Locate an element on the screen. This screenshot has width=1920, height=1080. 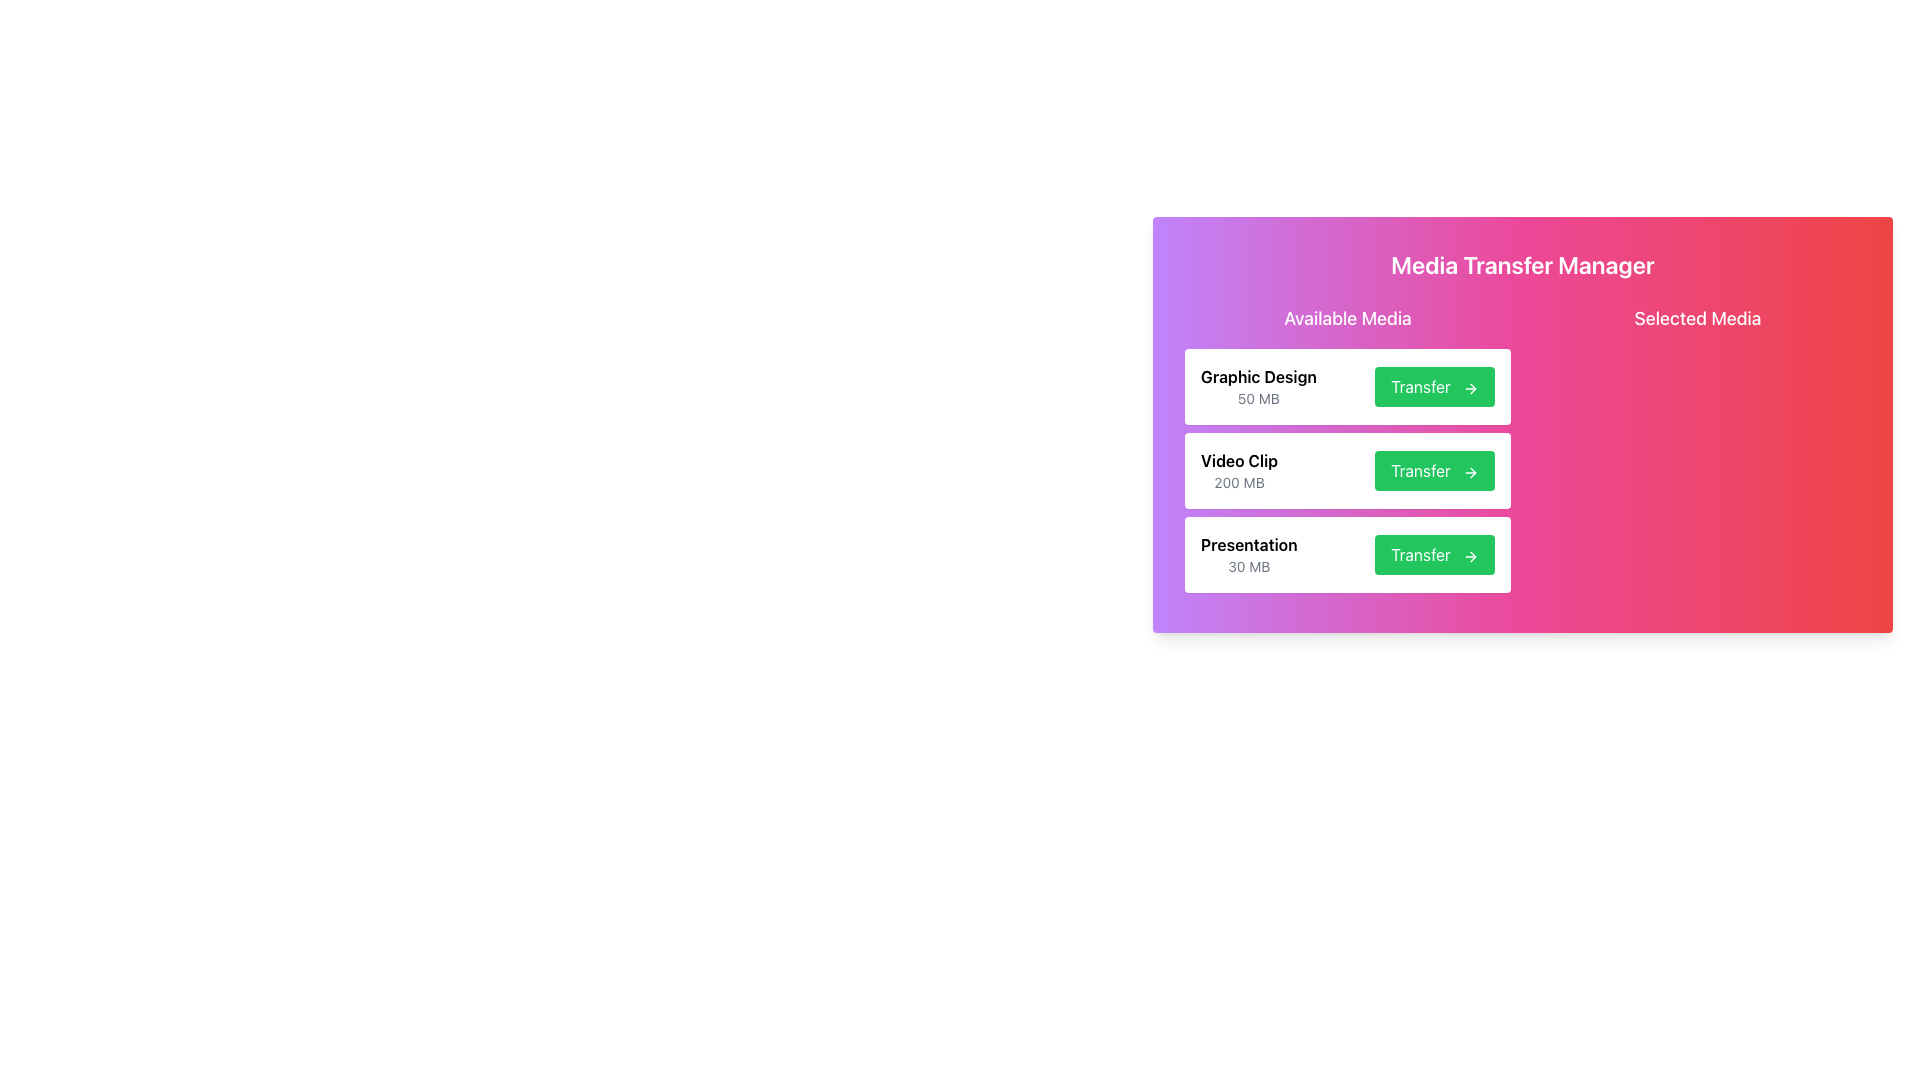
the green 'Transfer' button containing the arrow icon is located at coordinates (1473, 556).